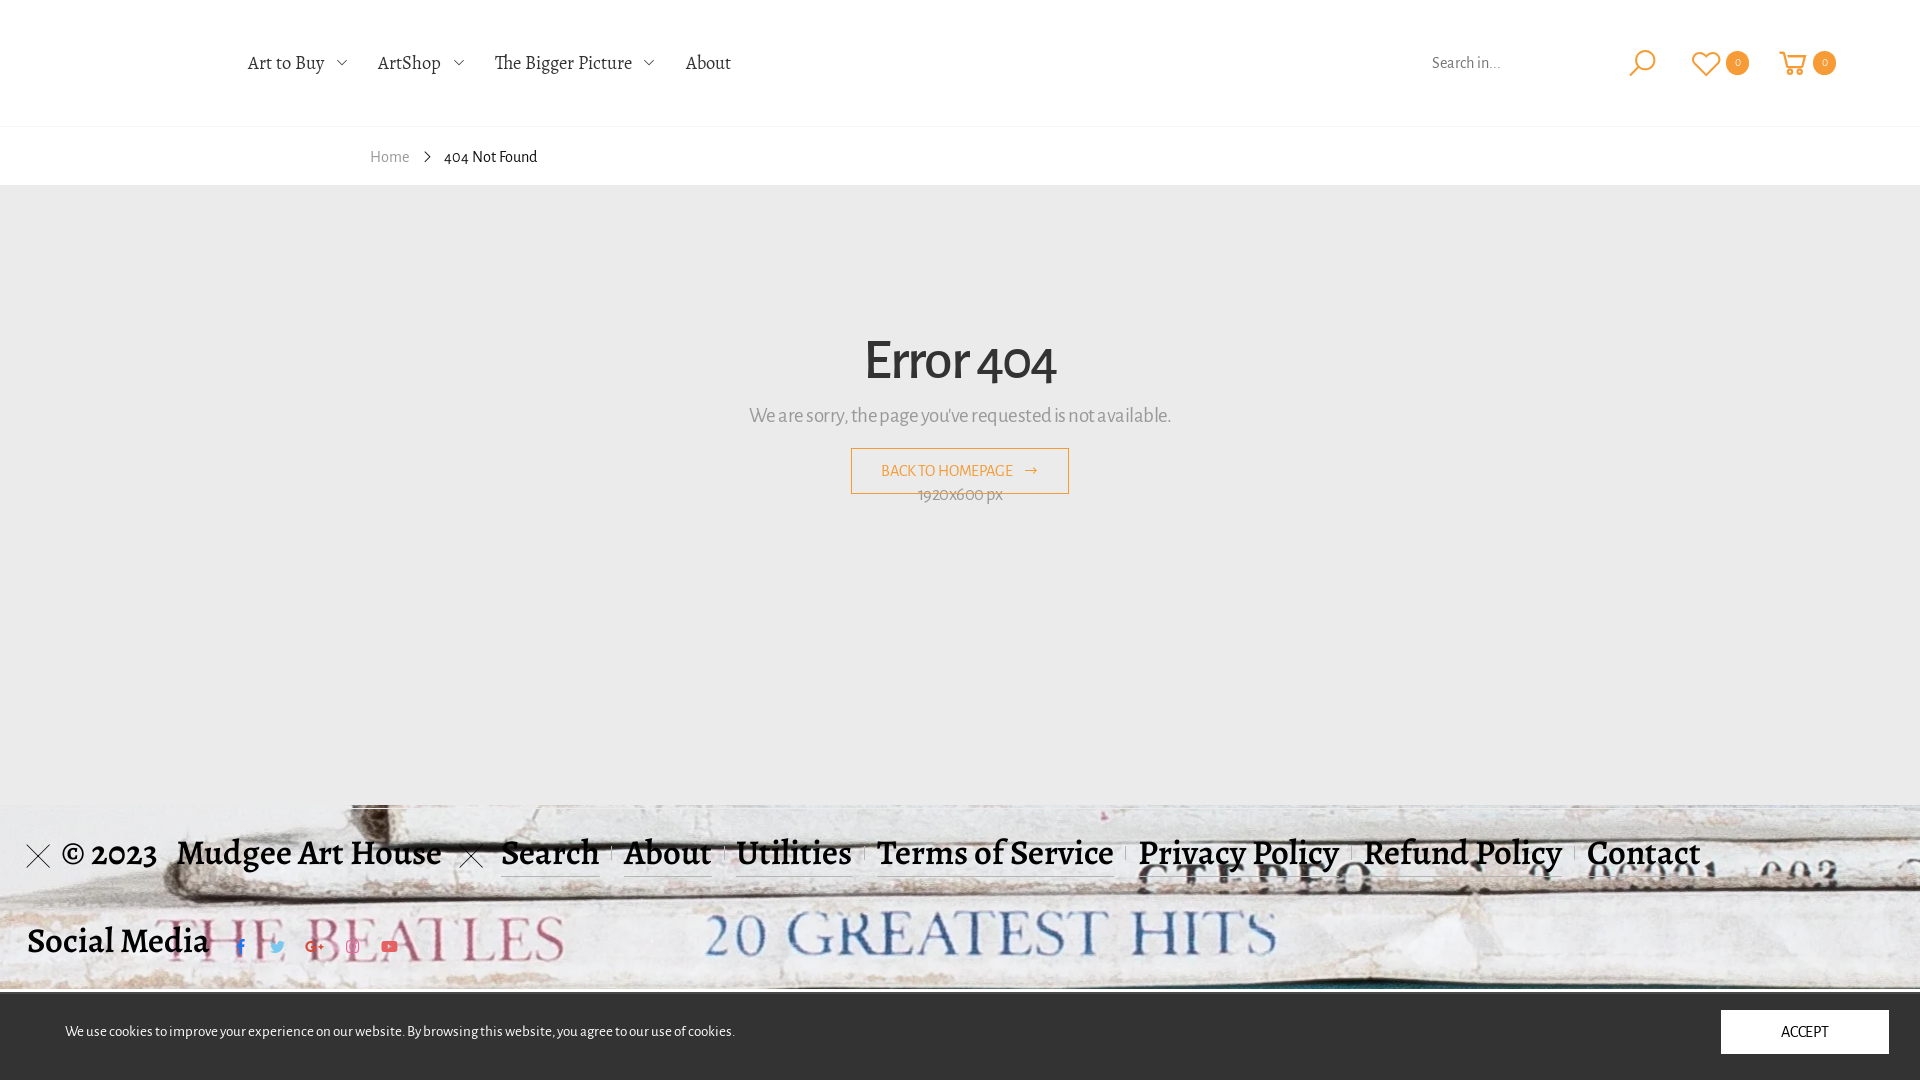  What do you see at coordinates (708, 62) in the screenshot?
I see `'About'` at bounding box center [708, 62].